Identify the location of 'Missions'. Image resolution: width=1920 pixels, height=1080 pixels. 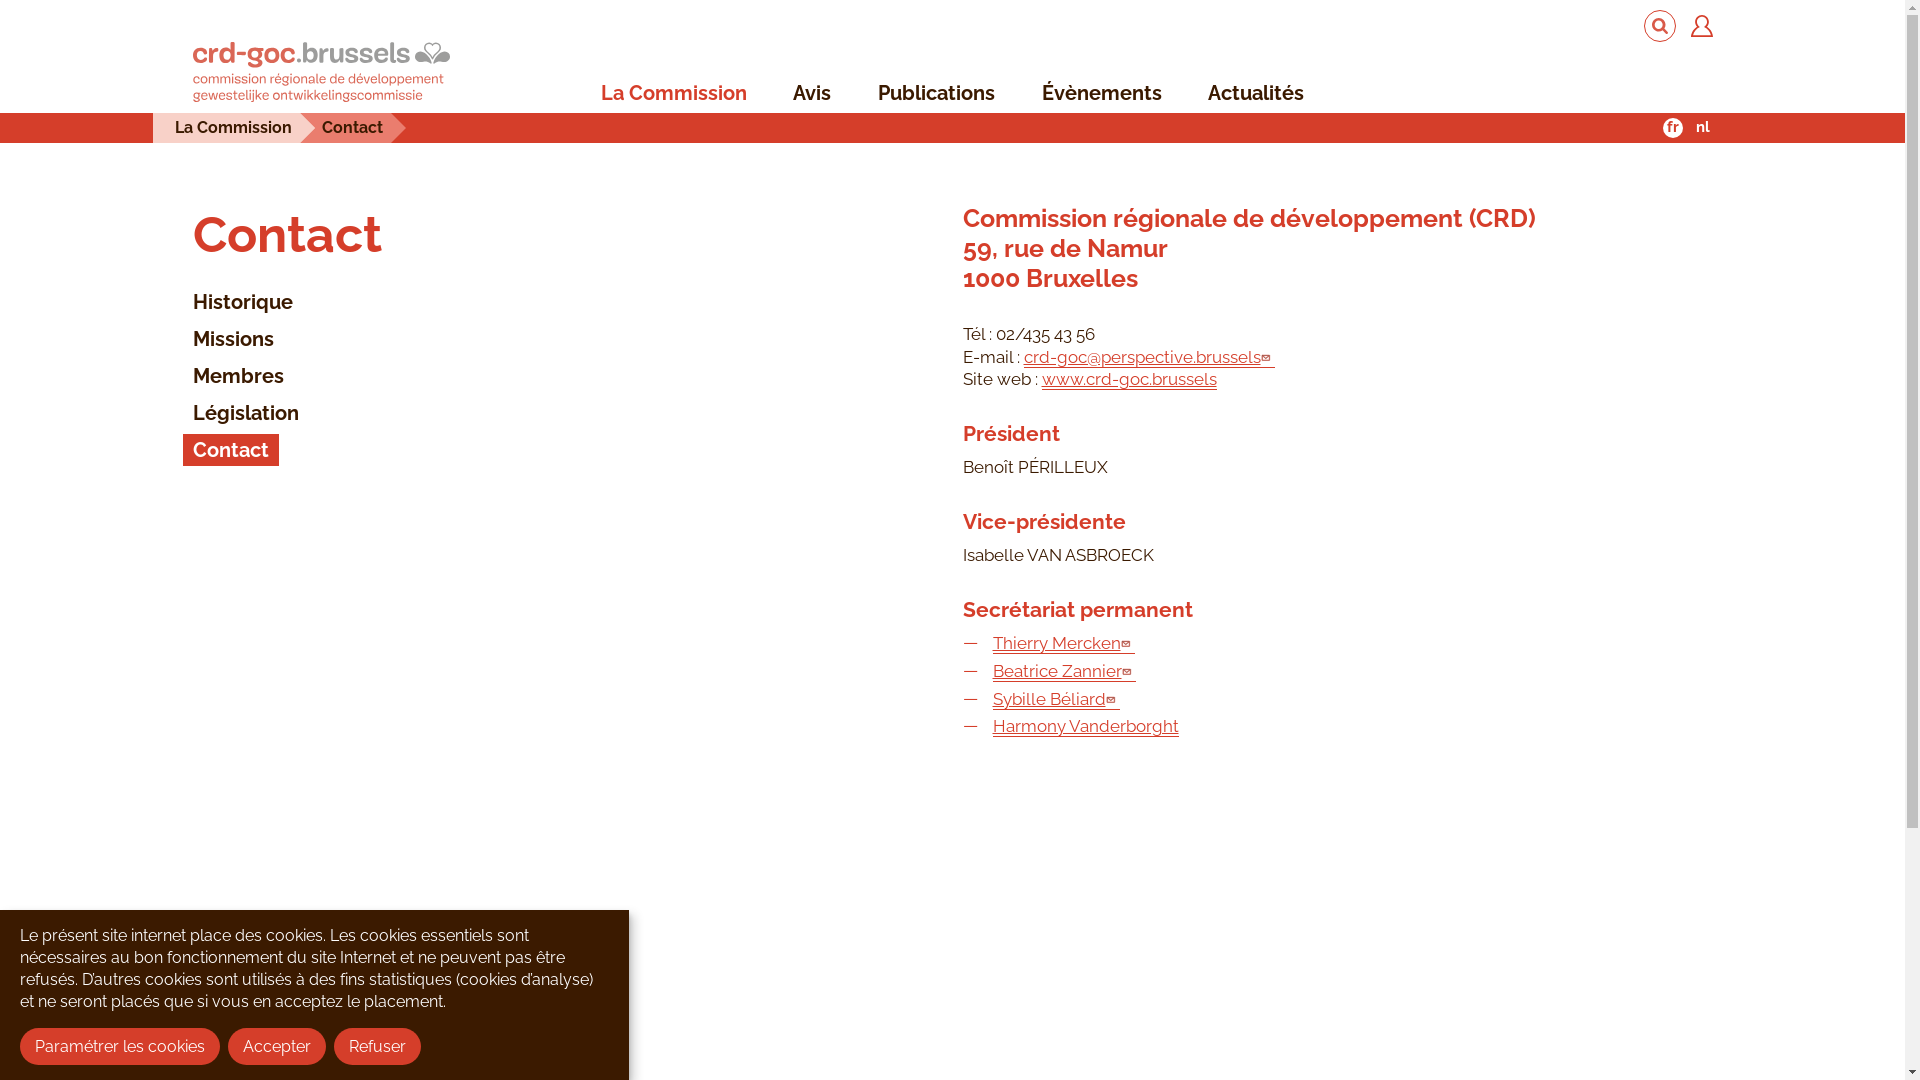
(232, 338).